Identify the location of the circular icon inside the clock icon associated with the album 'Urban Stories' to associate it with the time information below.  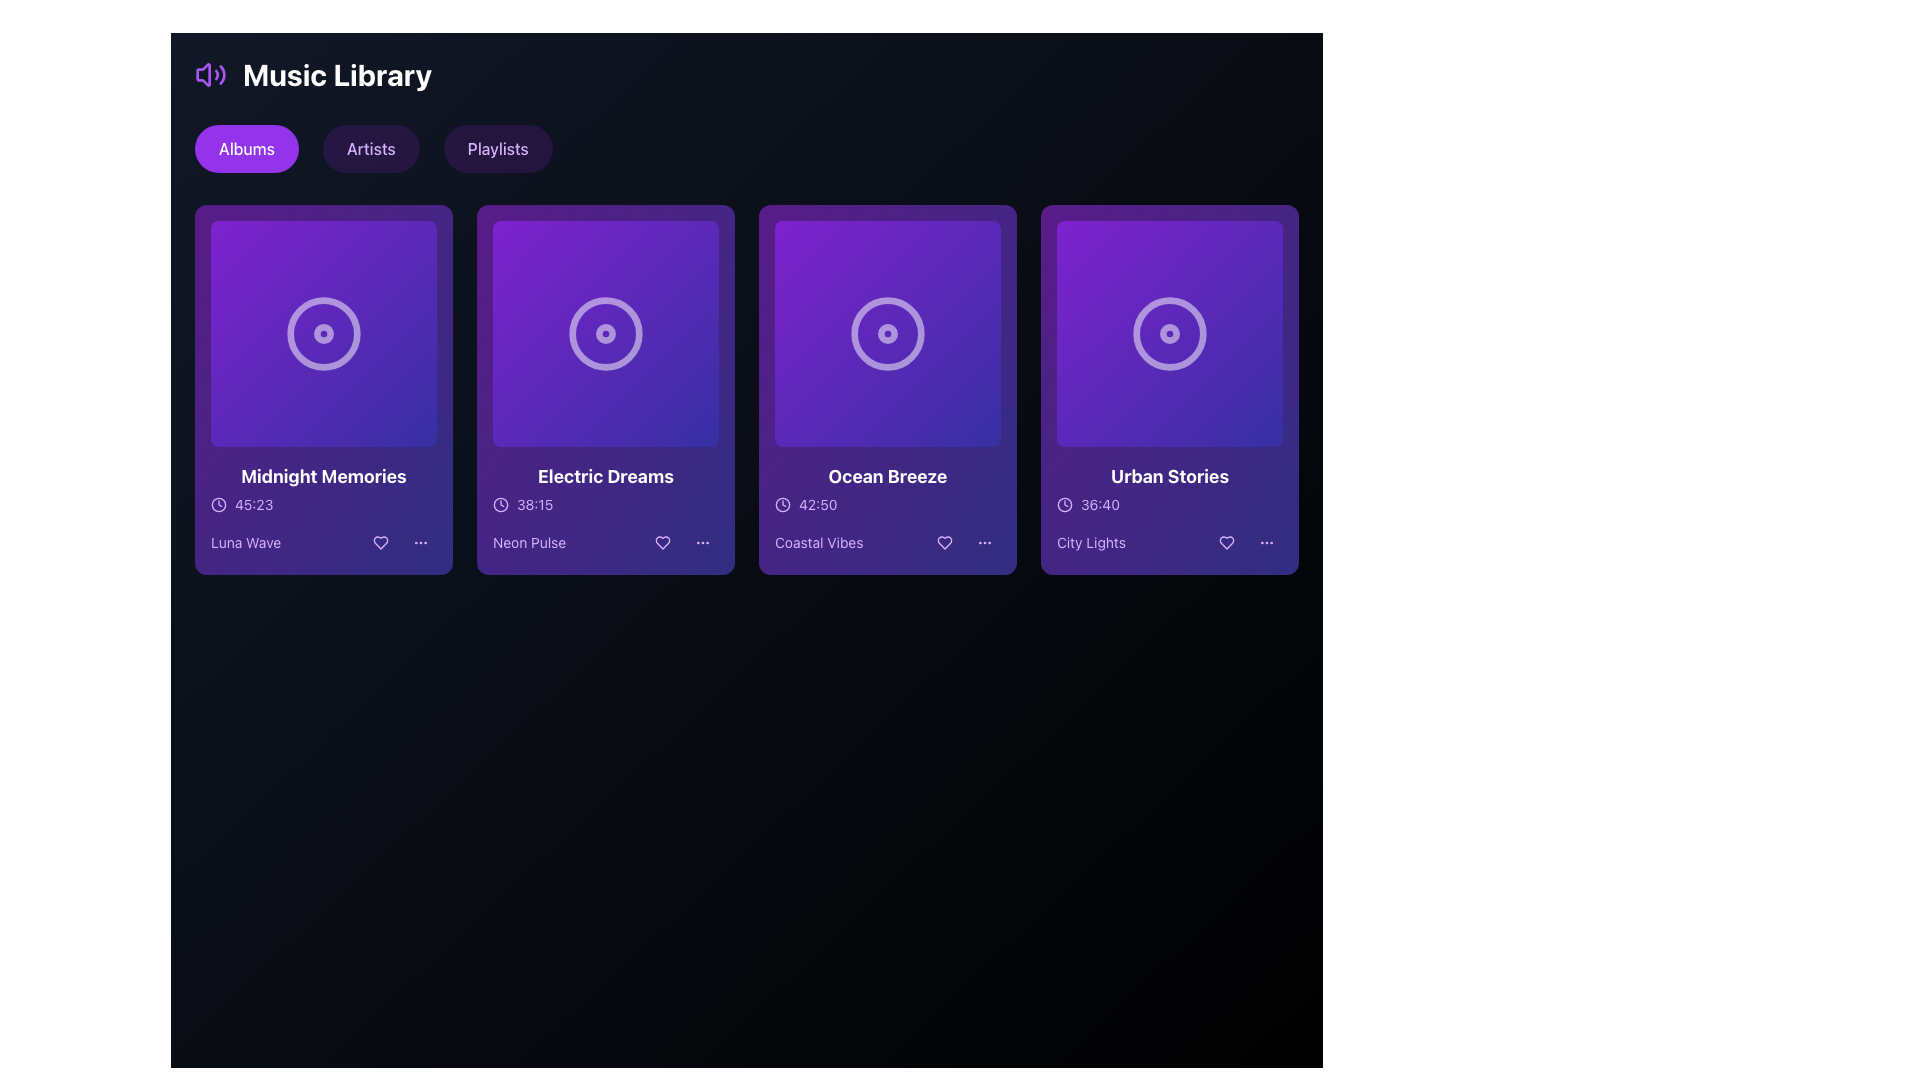
(1064, 504).